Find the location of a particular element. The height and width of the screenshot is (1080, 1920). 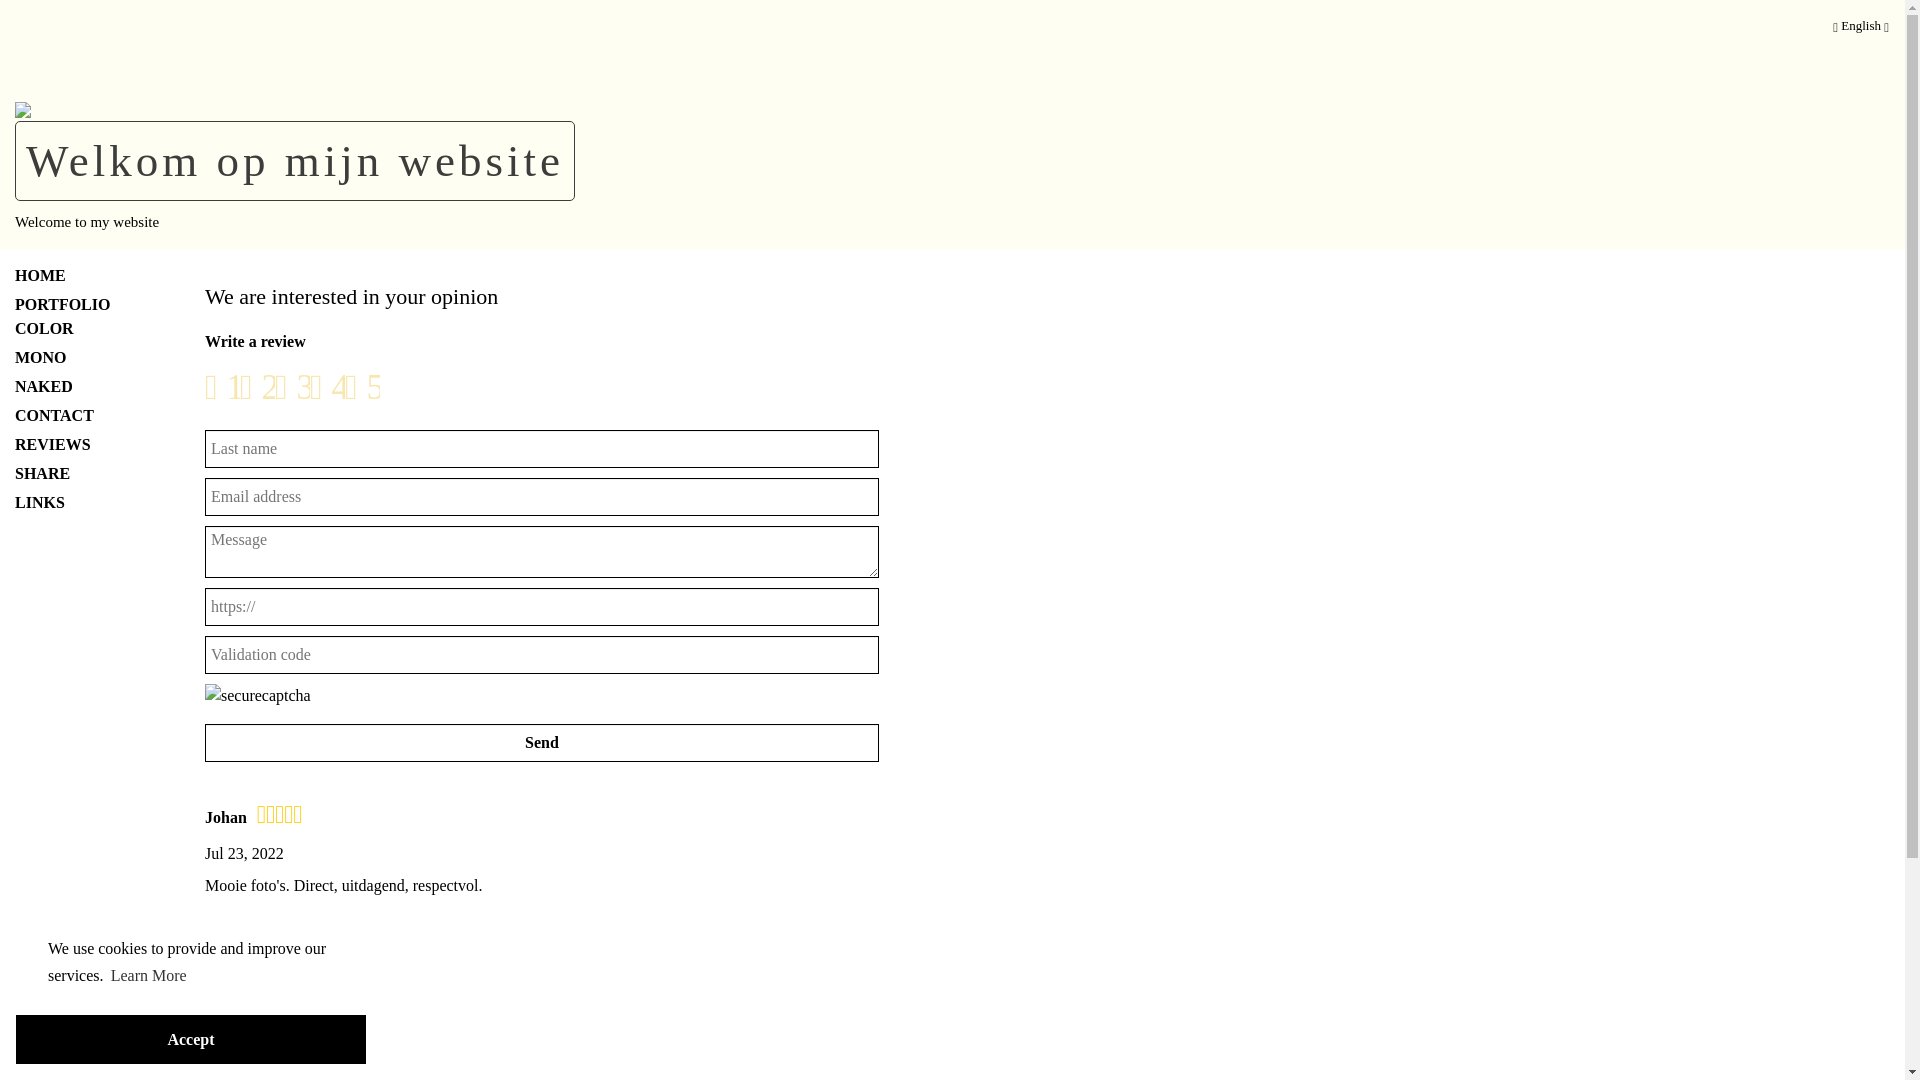

'Learn More' is located at coordinates (107, 974).